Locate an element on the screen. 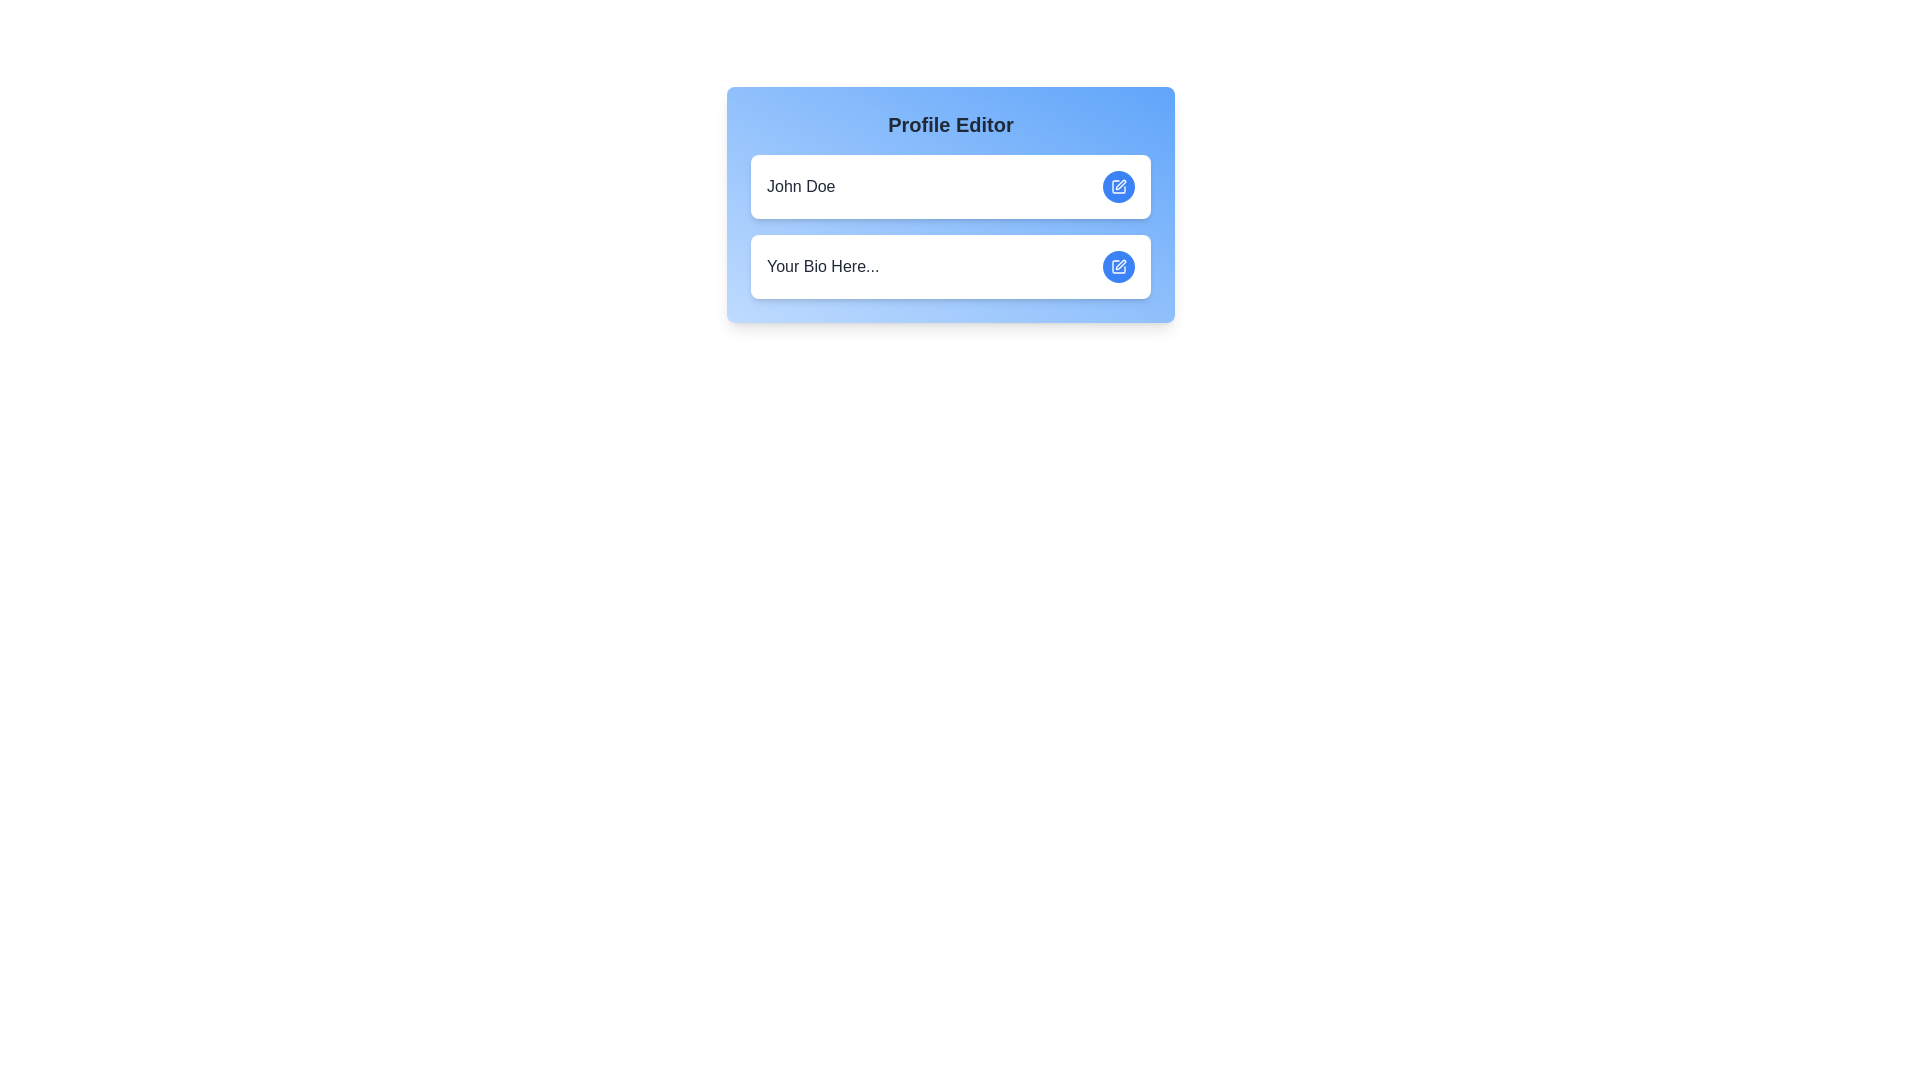 The width and height of the screenshot is (1920, 1080). text from the 'Profile Editor' title, which is displayed in bold, extra-large font at the top of the page is located at coordinates (949, 124).